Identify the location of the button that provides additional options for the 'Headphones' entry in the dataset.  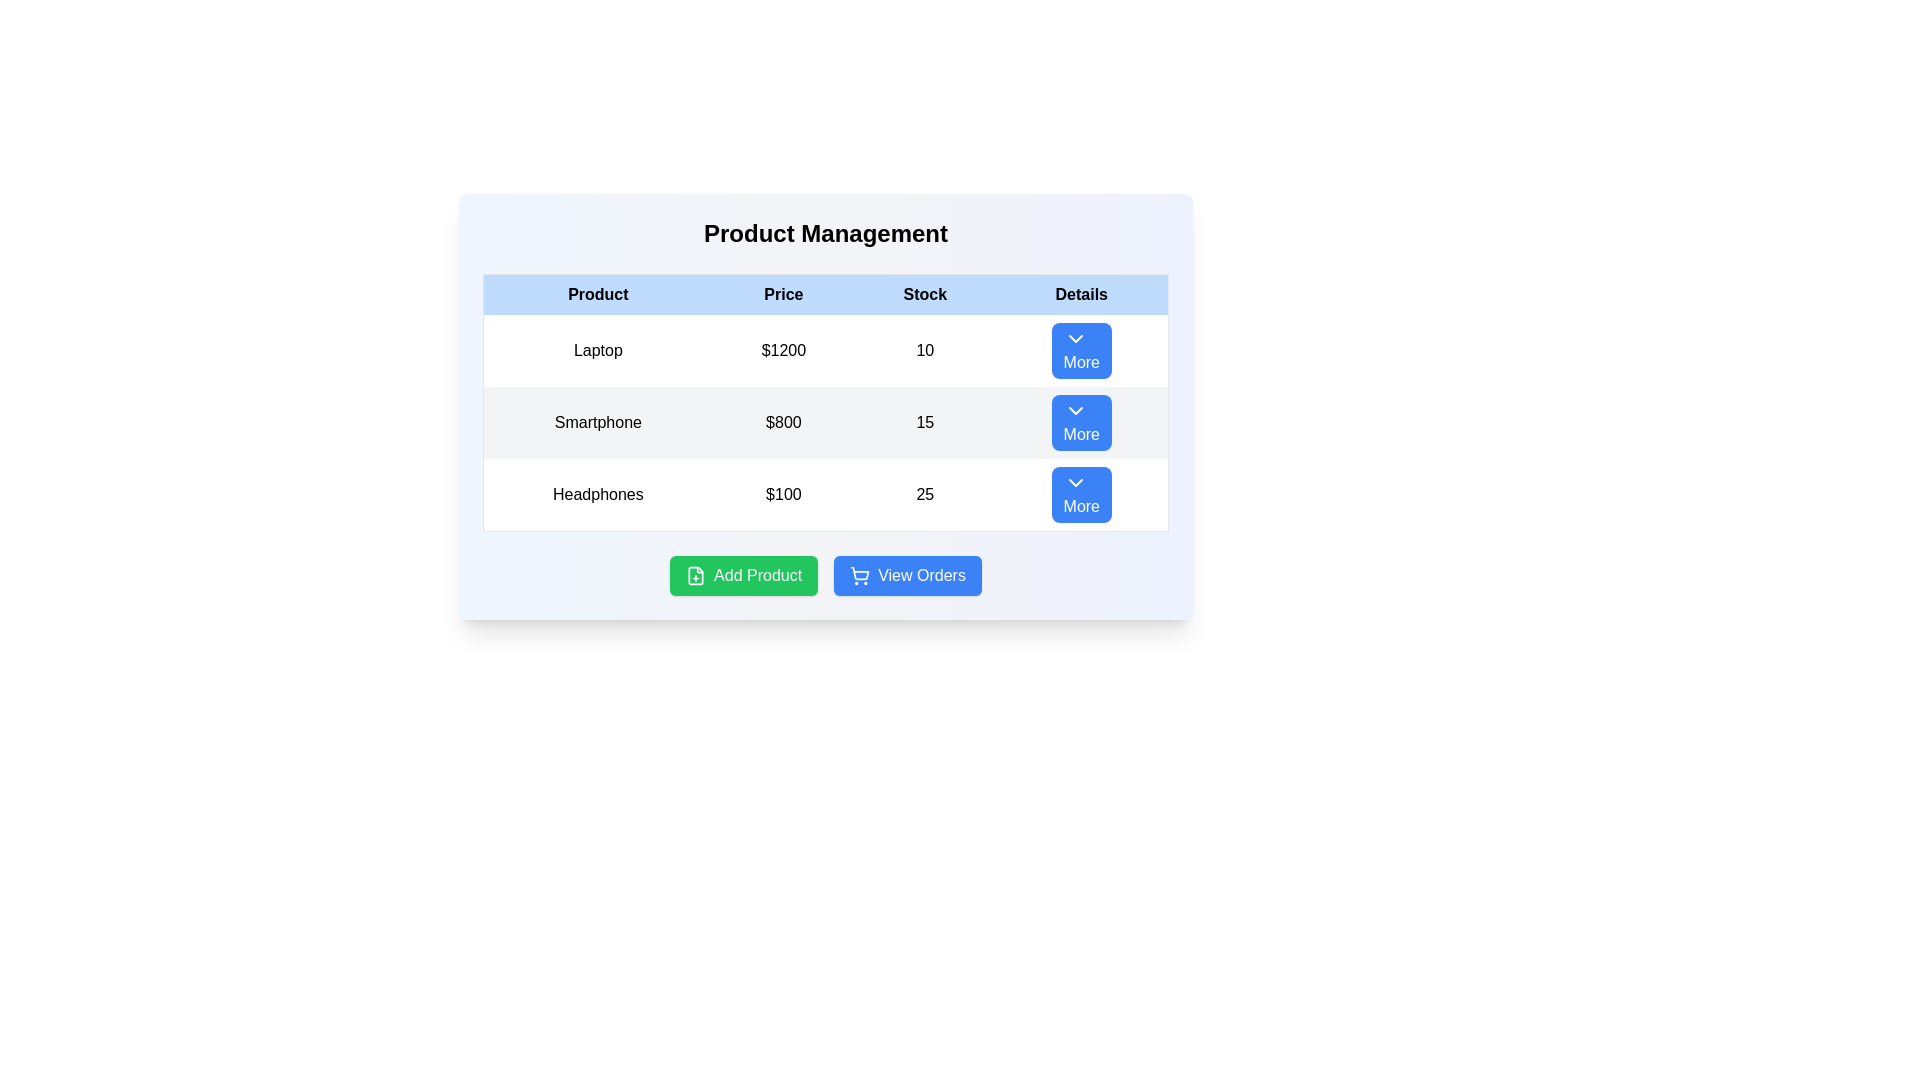
(1081, 495).